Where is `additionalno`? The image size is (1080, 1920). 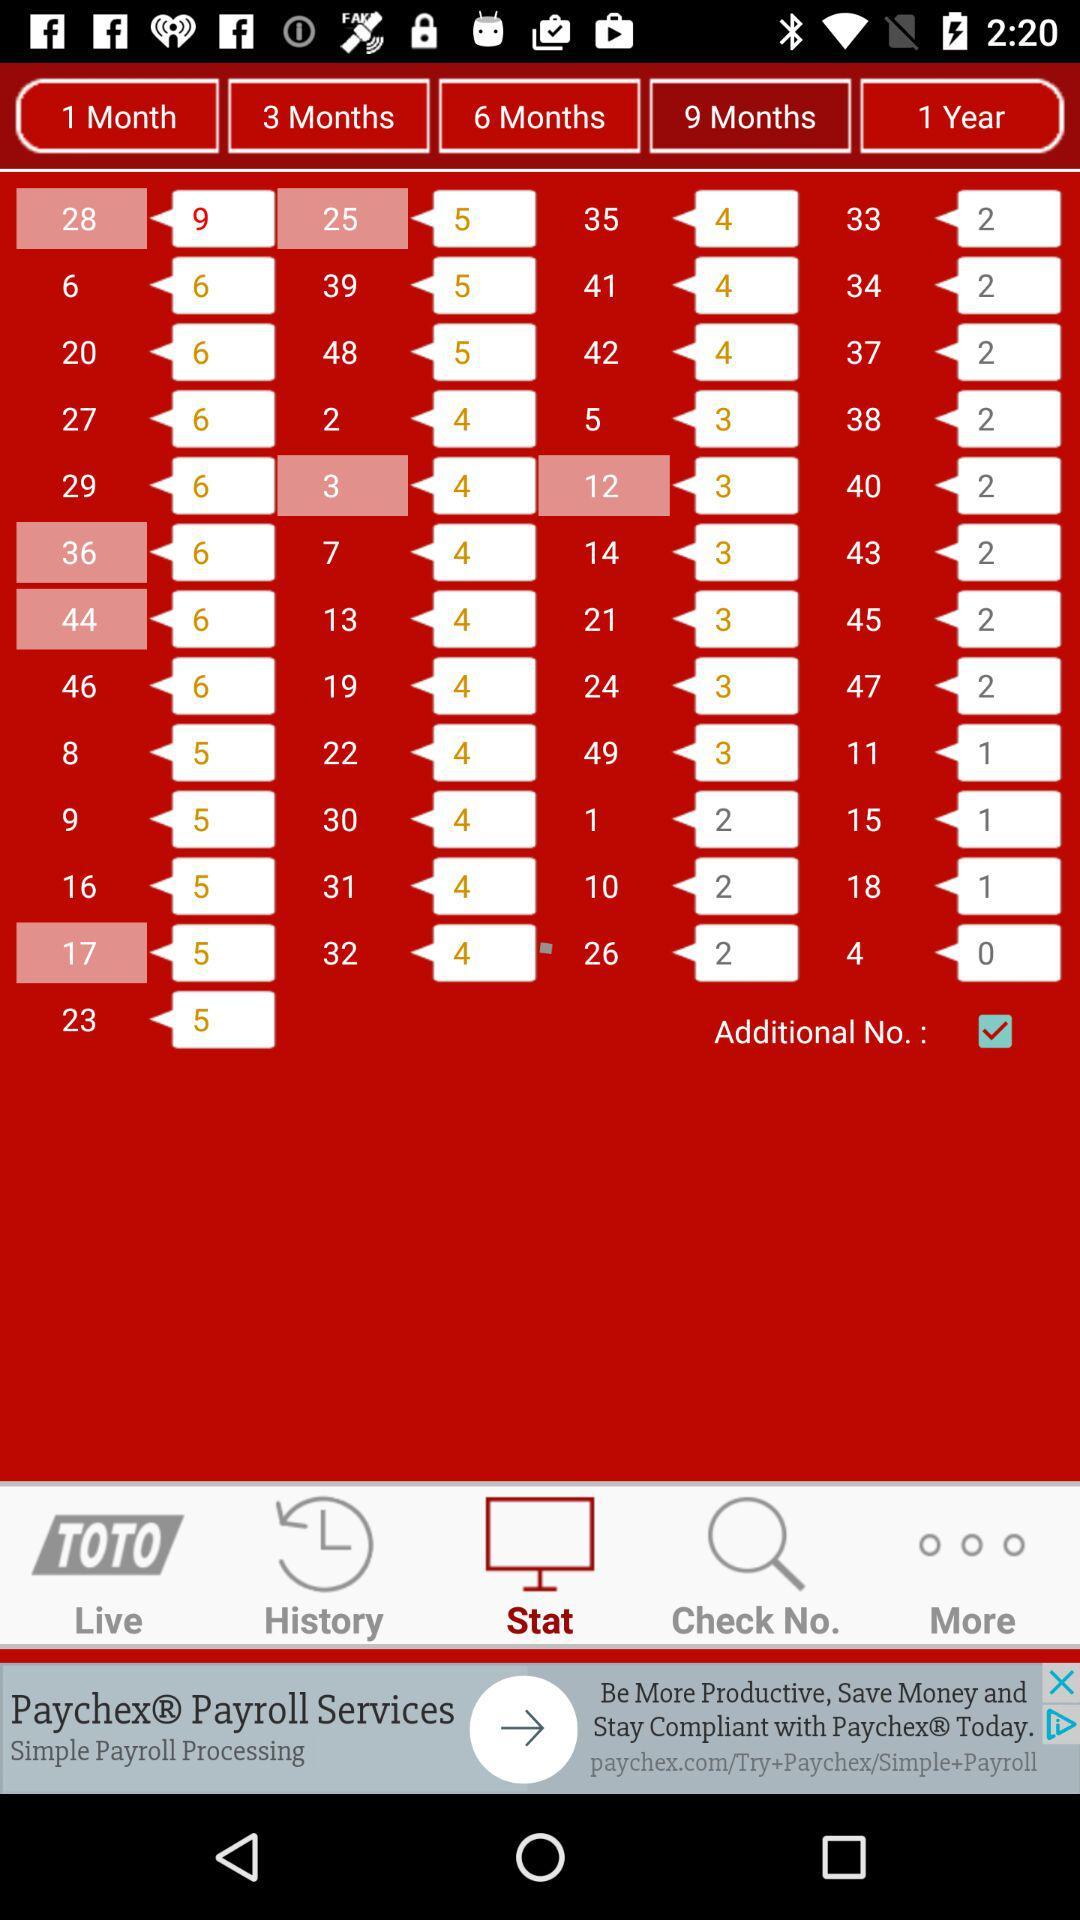
additionalno is located at coordinates (995, 1031).